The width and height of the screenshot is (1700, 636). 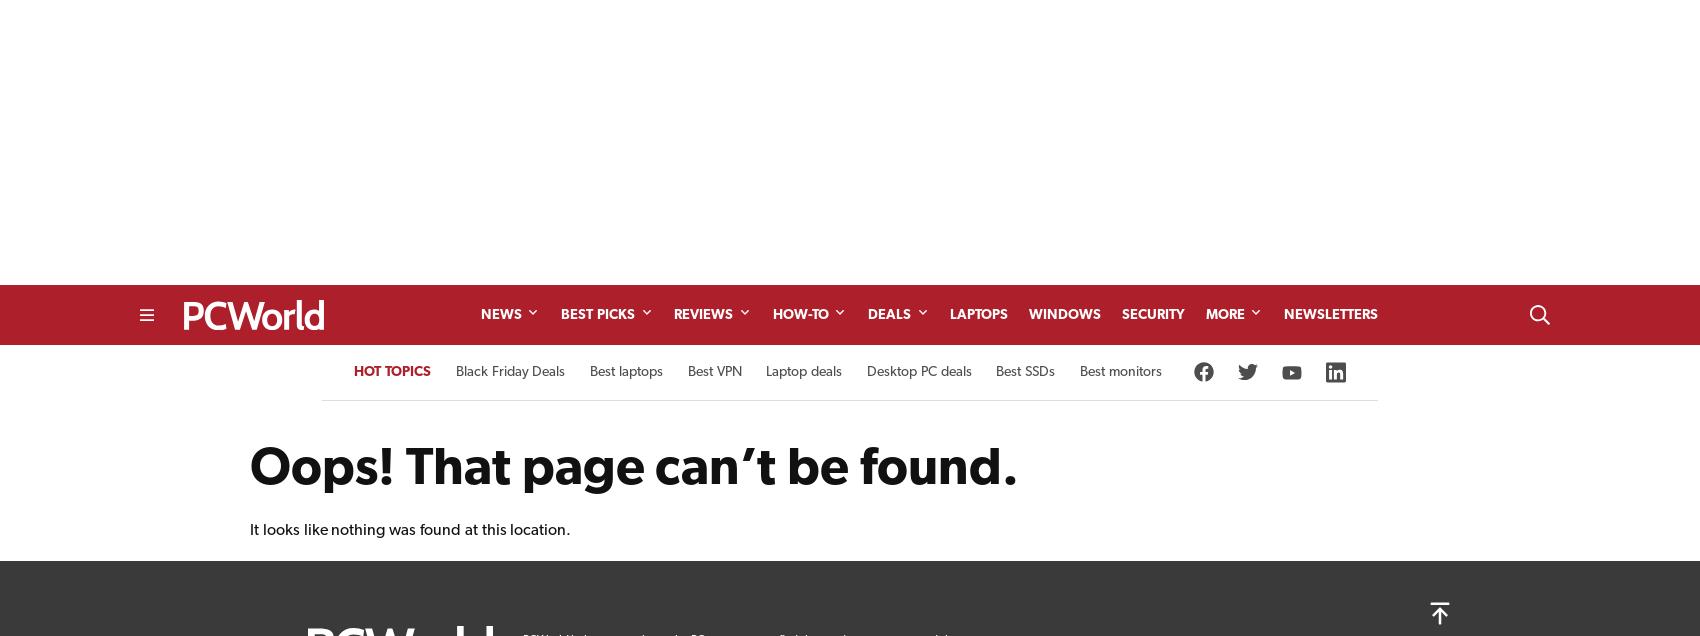 I want to click on 'How-To', so click(x=799, y=314).